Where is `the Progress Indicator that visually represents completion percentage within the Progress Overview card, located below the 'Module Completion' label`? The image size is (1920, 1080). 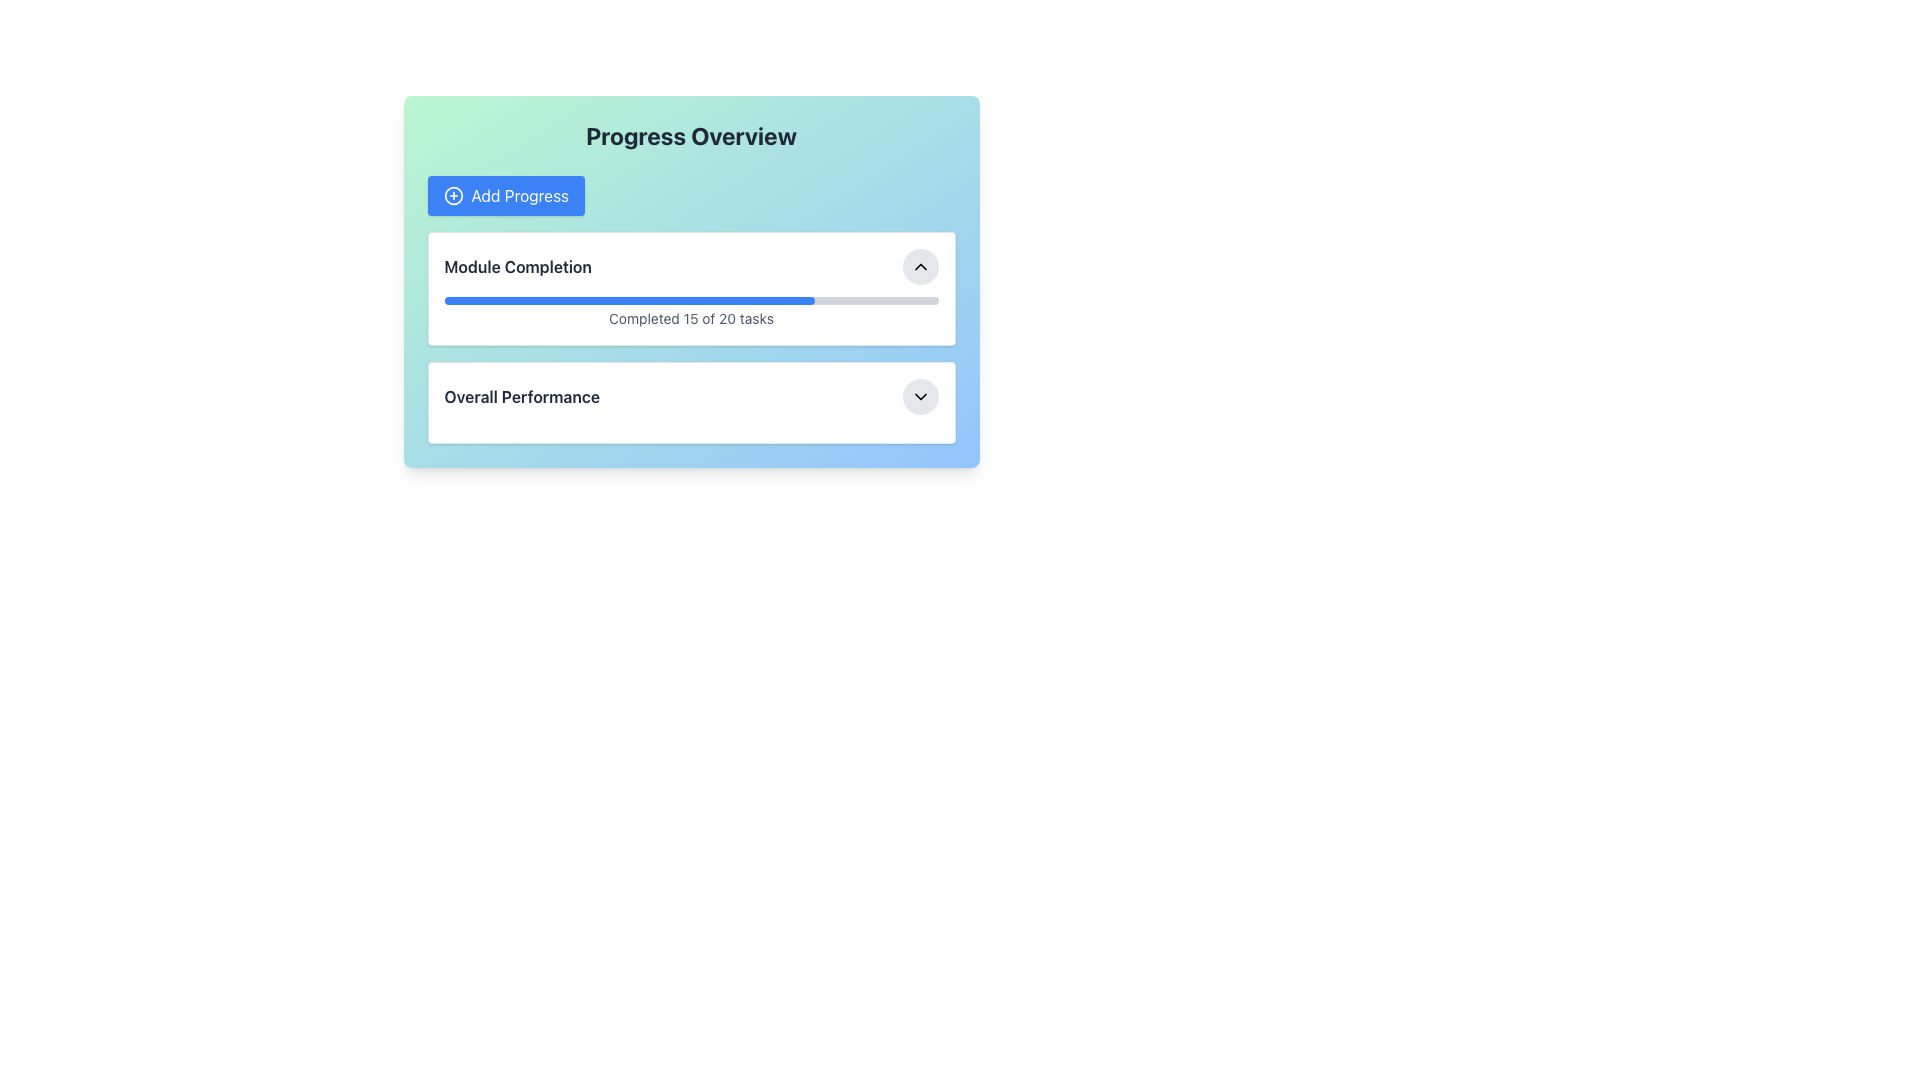
the Progress Indicator that visually represents completion percentage within the Progress Overview card, located below the 'Module Completion' label is located at coordinates (628, 300).